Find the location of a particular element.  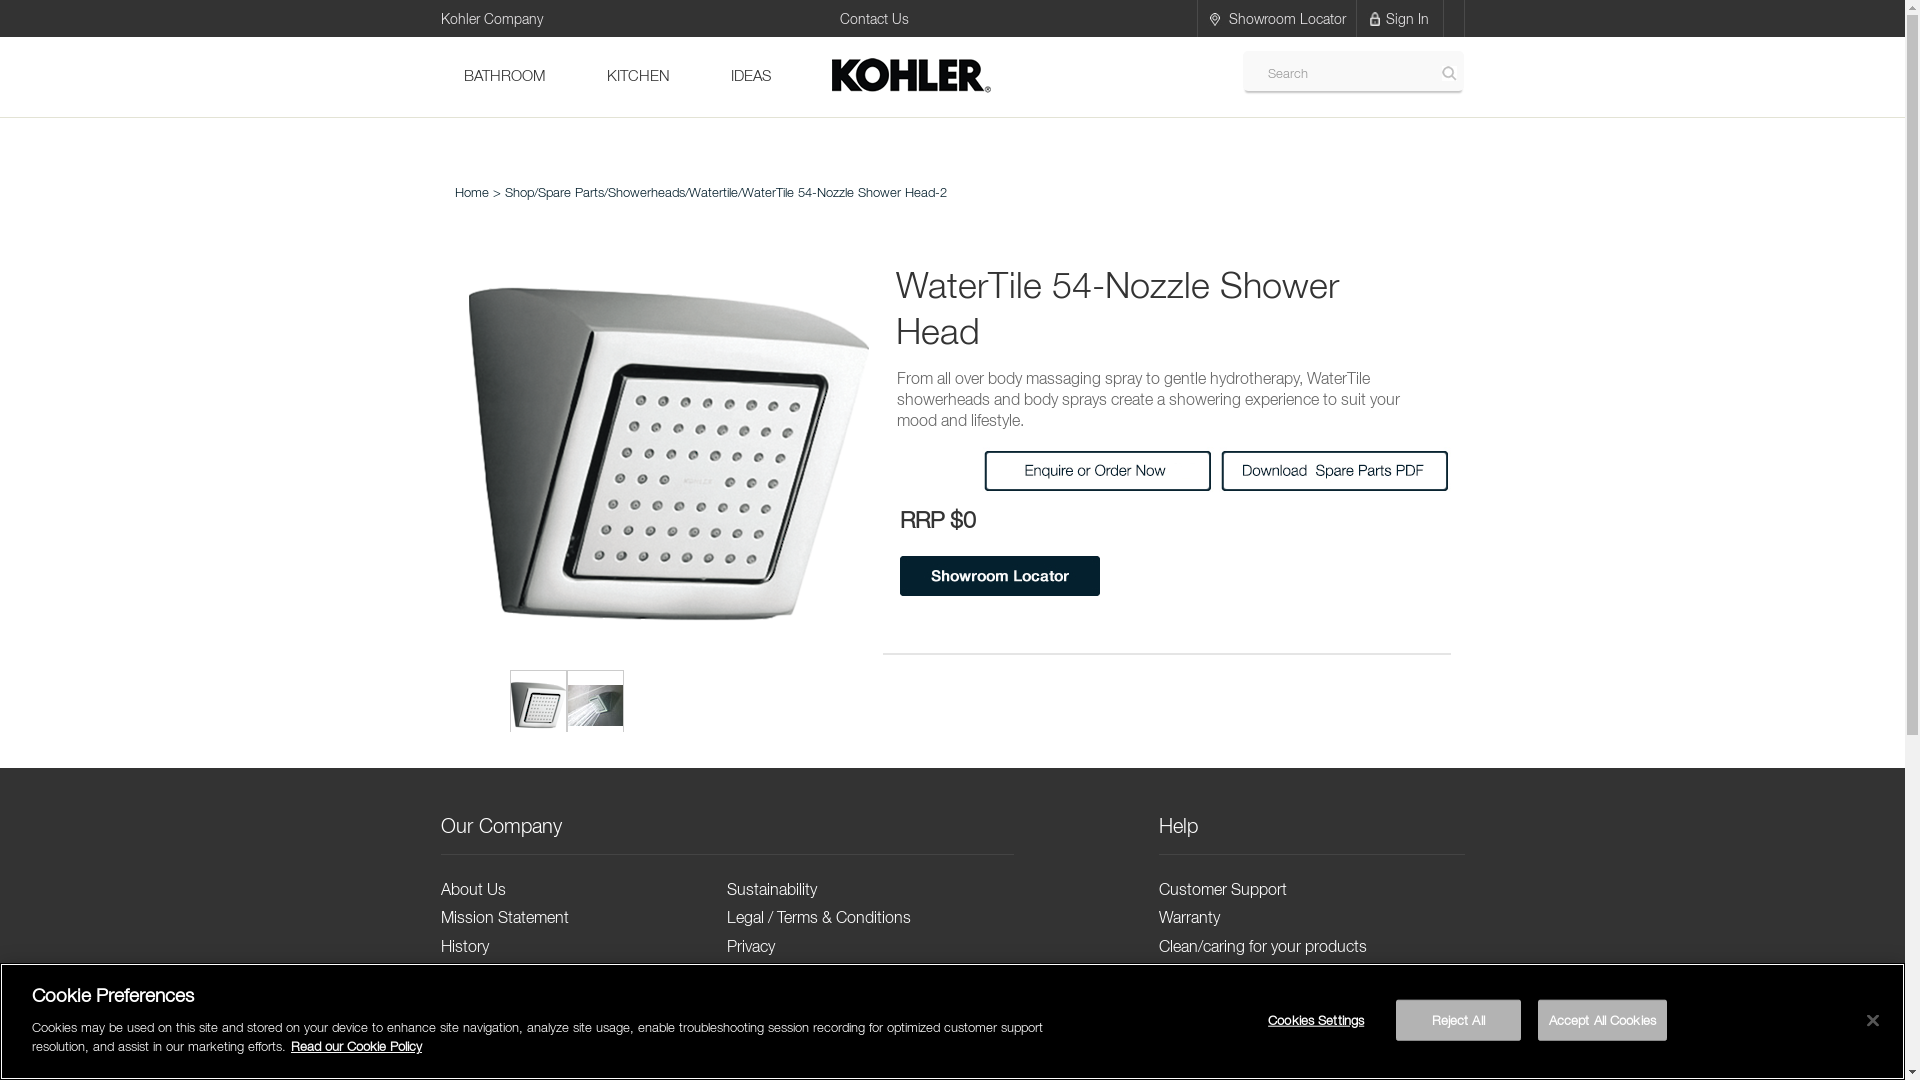

'Press Room' is located at coordinates (482, 1033).